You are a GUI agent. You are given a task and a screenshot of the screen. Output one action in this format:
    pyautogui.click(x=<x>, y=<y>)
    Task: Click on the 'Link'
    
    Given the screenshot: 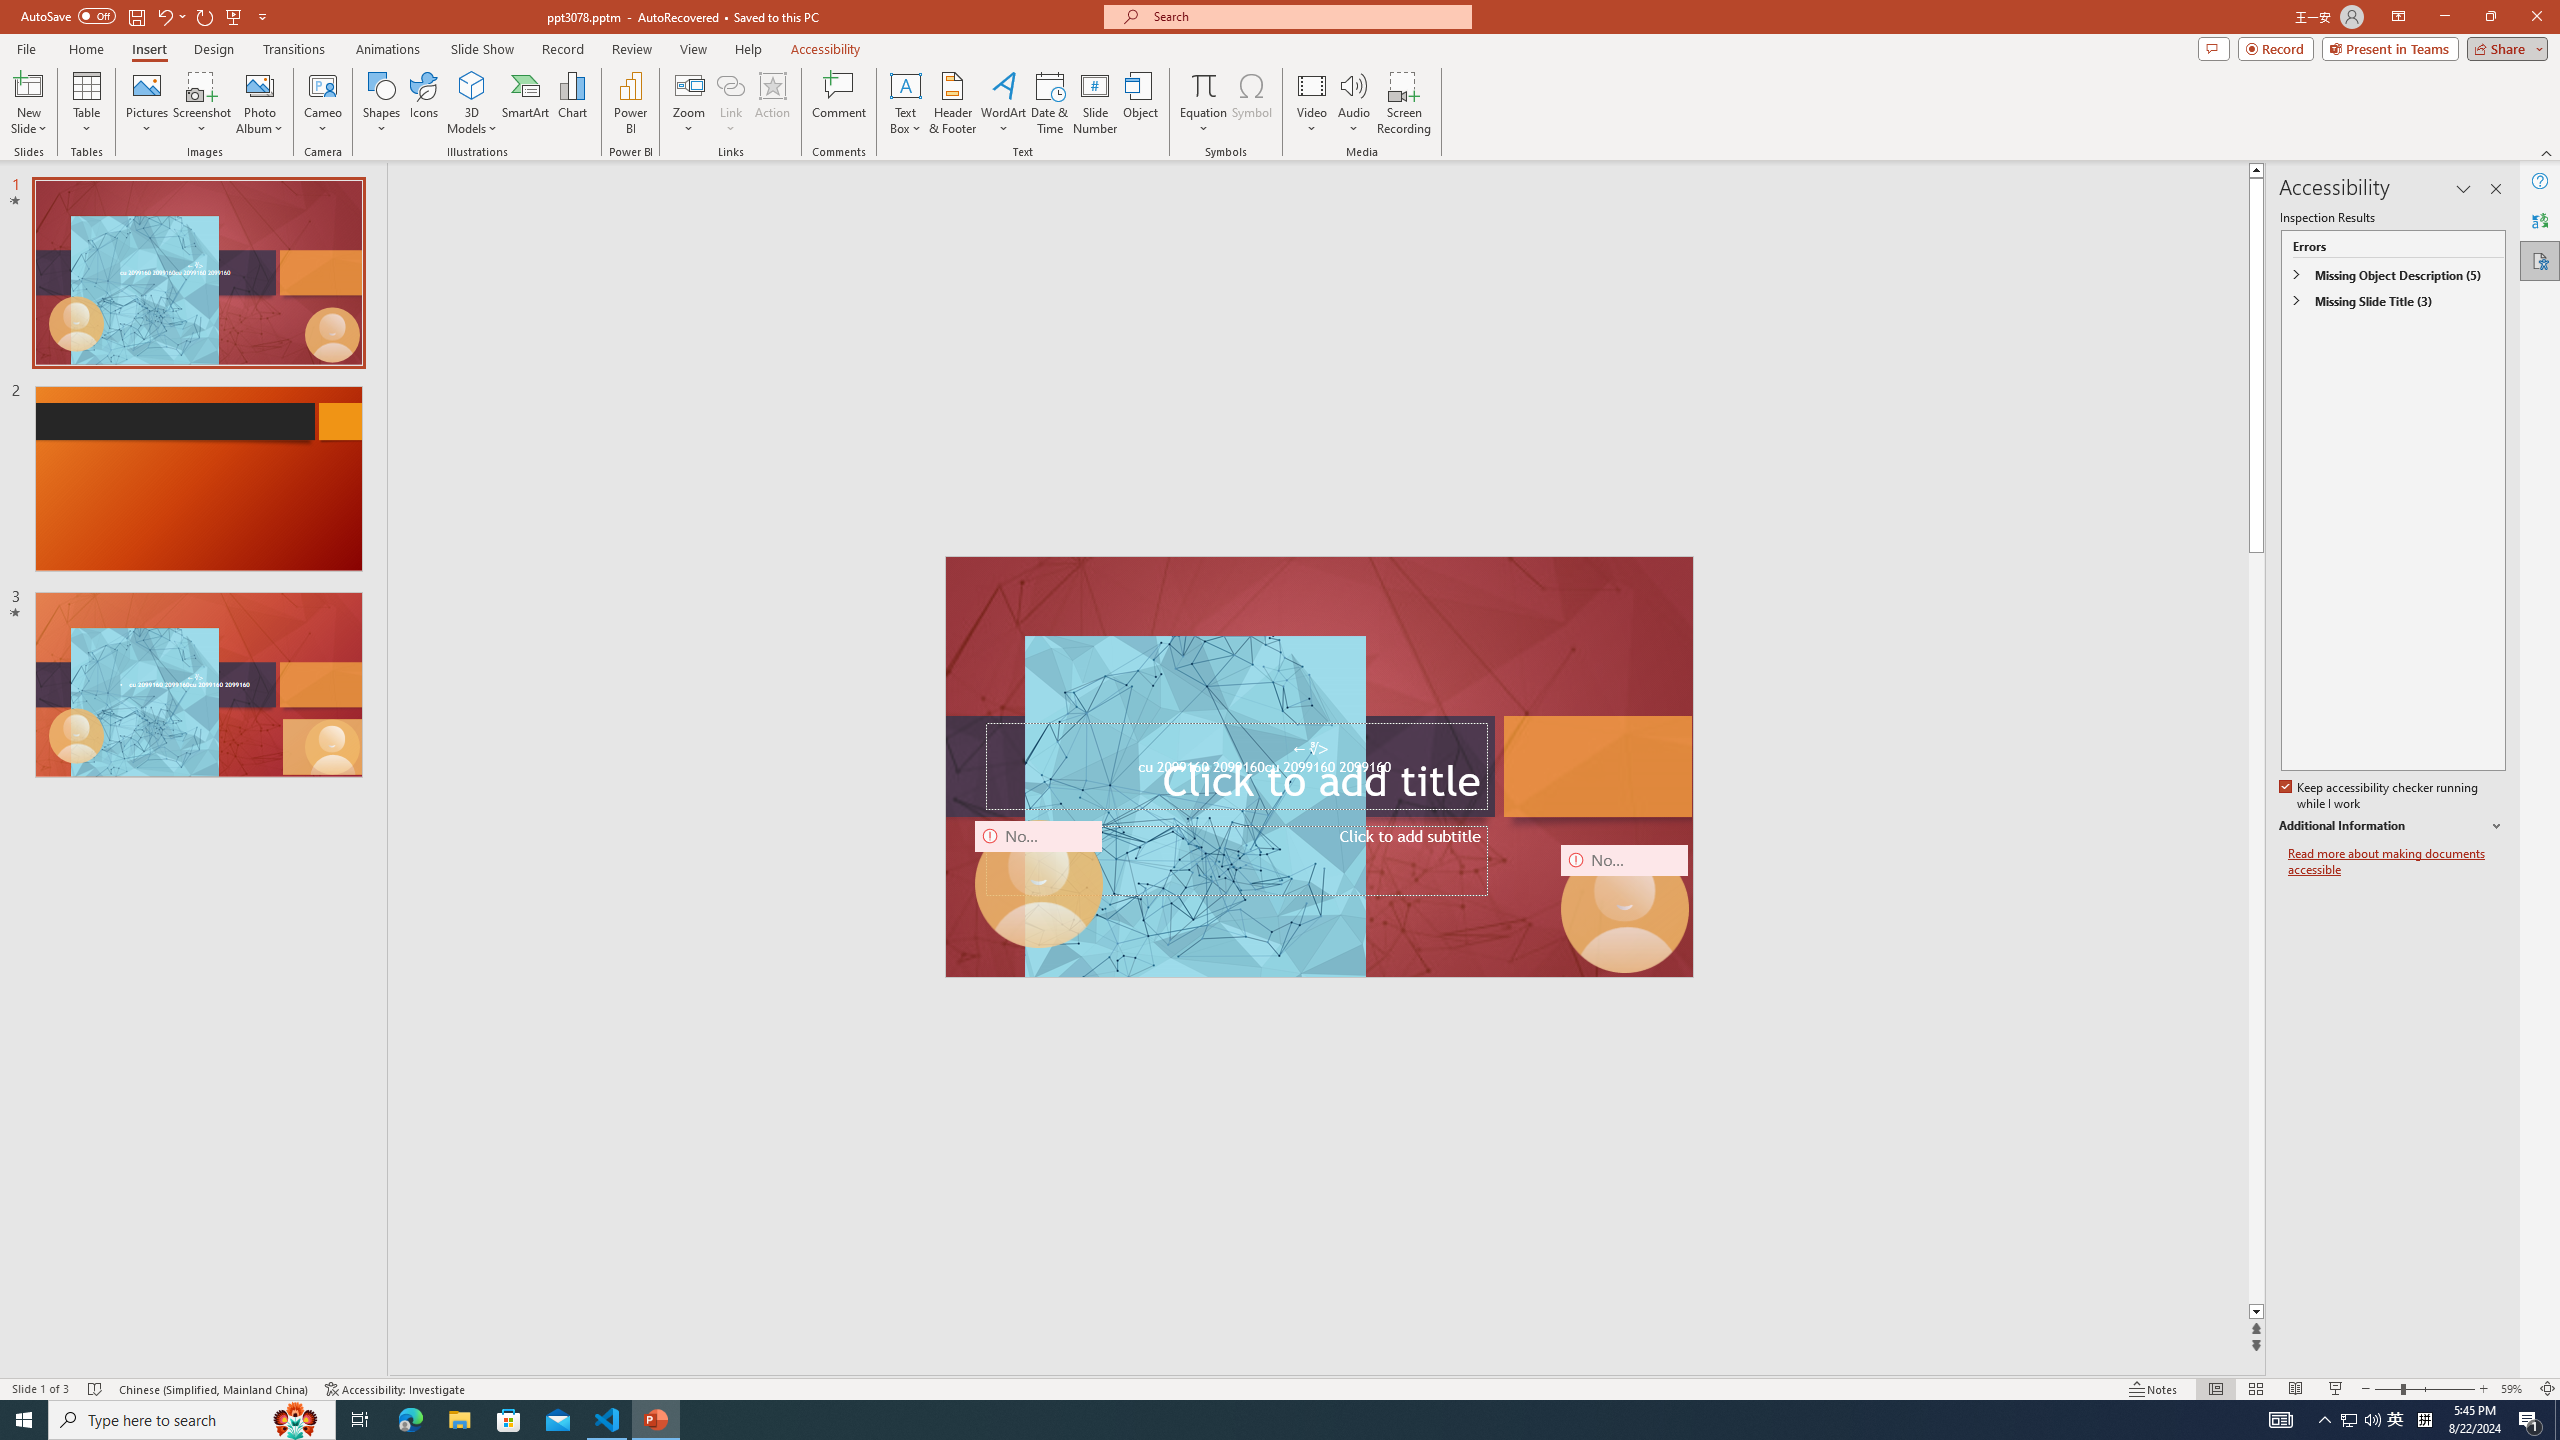 What is the action you would take?
    pyautogui.click(x=729, y=84)
    